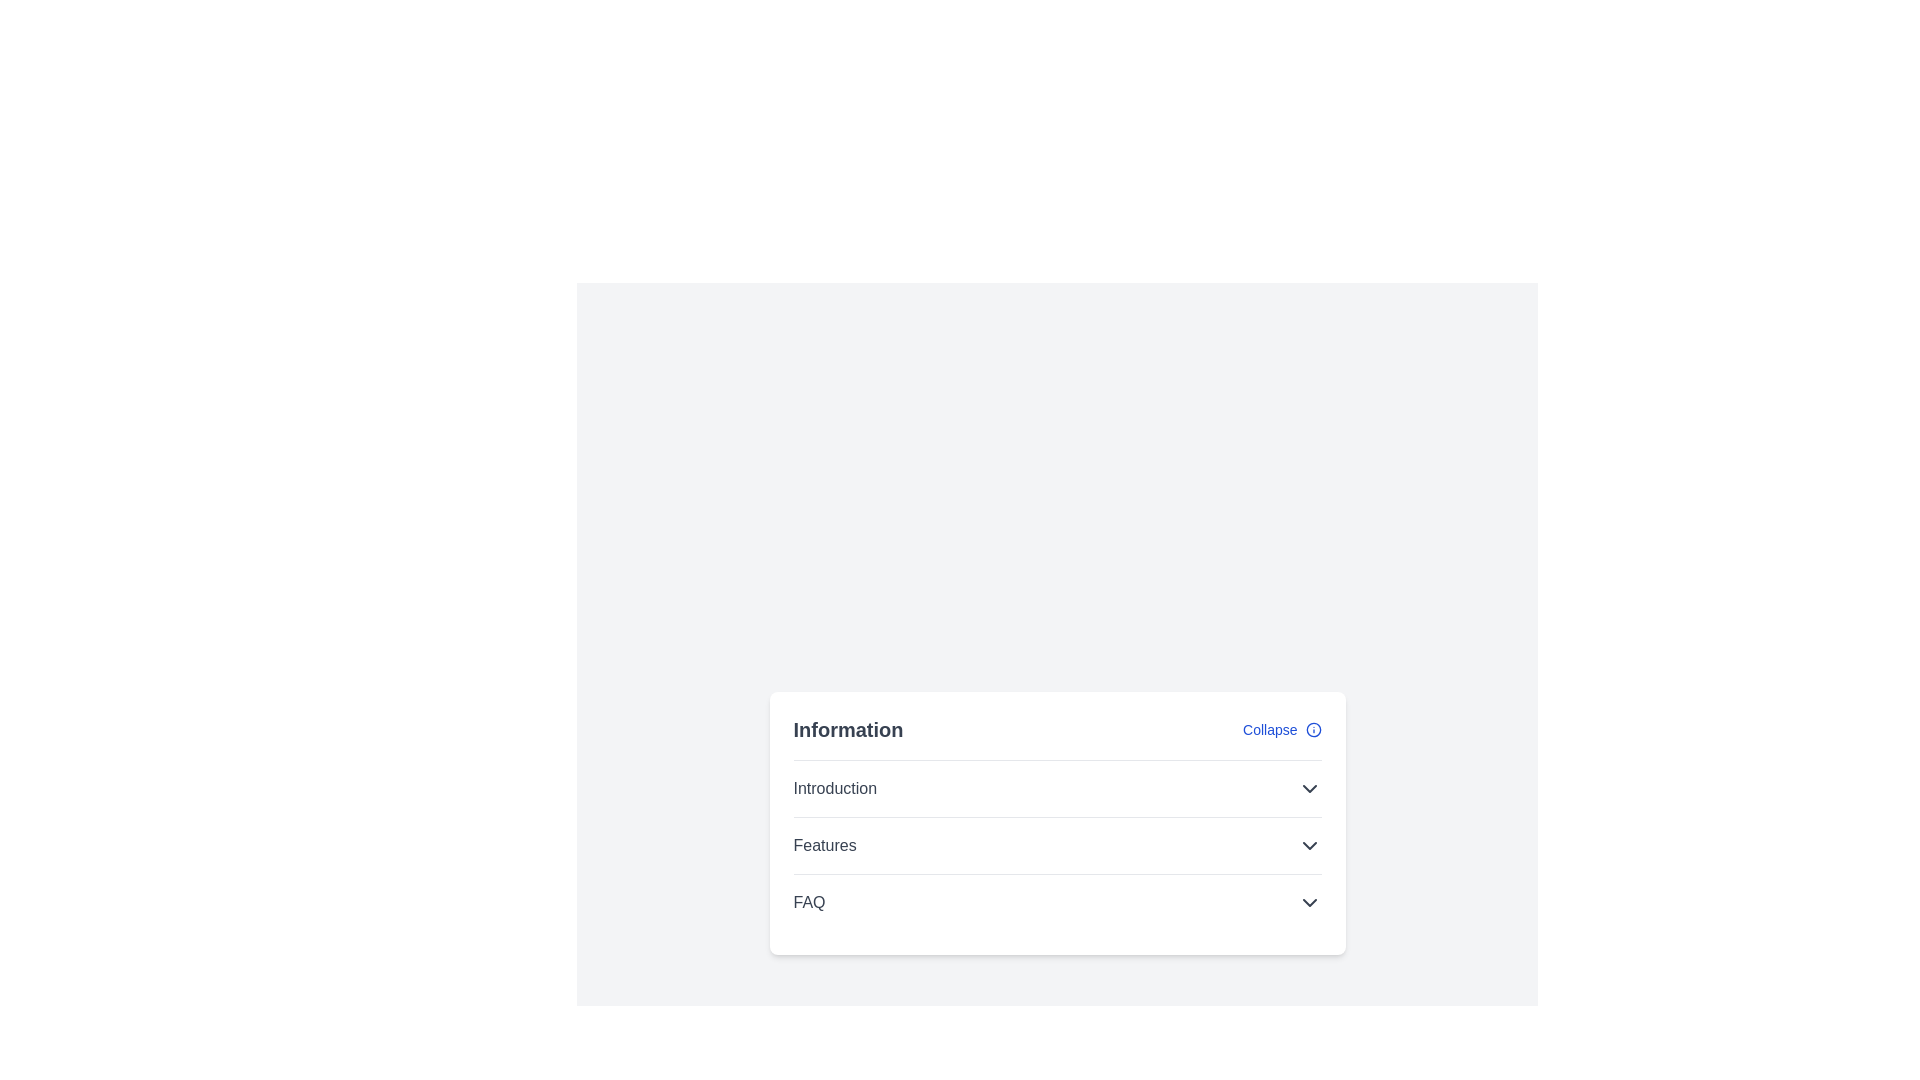 The height and width of the screenshot is (1080, 1920). Describe the element at coordinates (1056, 902) in the screenshot. I see `the third and last clickable list item in the FAQ section` at that location.